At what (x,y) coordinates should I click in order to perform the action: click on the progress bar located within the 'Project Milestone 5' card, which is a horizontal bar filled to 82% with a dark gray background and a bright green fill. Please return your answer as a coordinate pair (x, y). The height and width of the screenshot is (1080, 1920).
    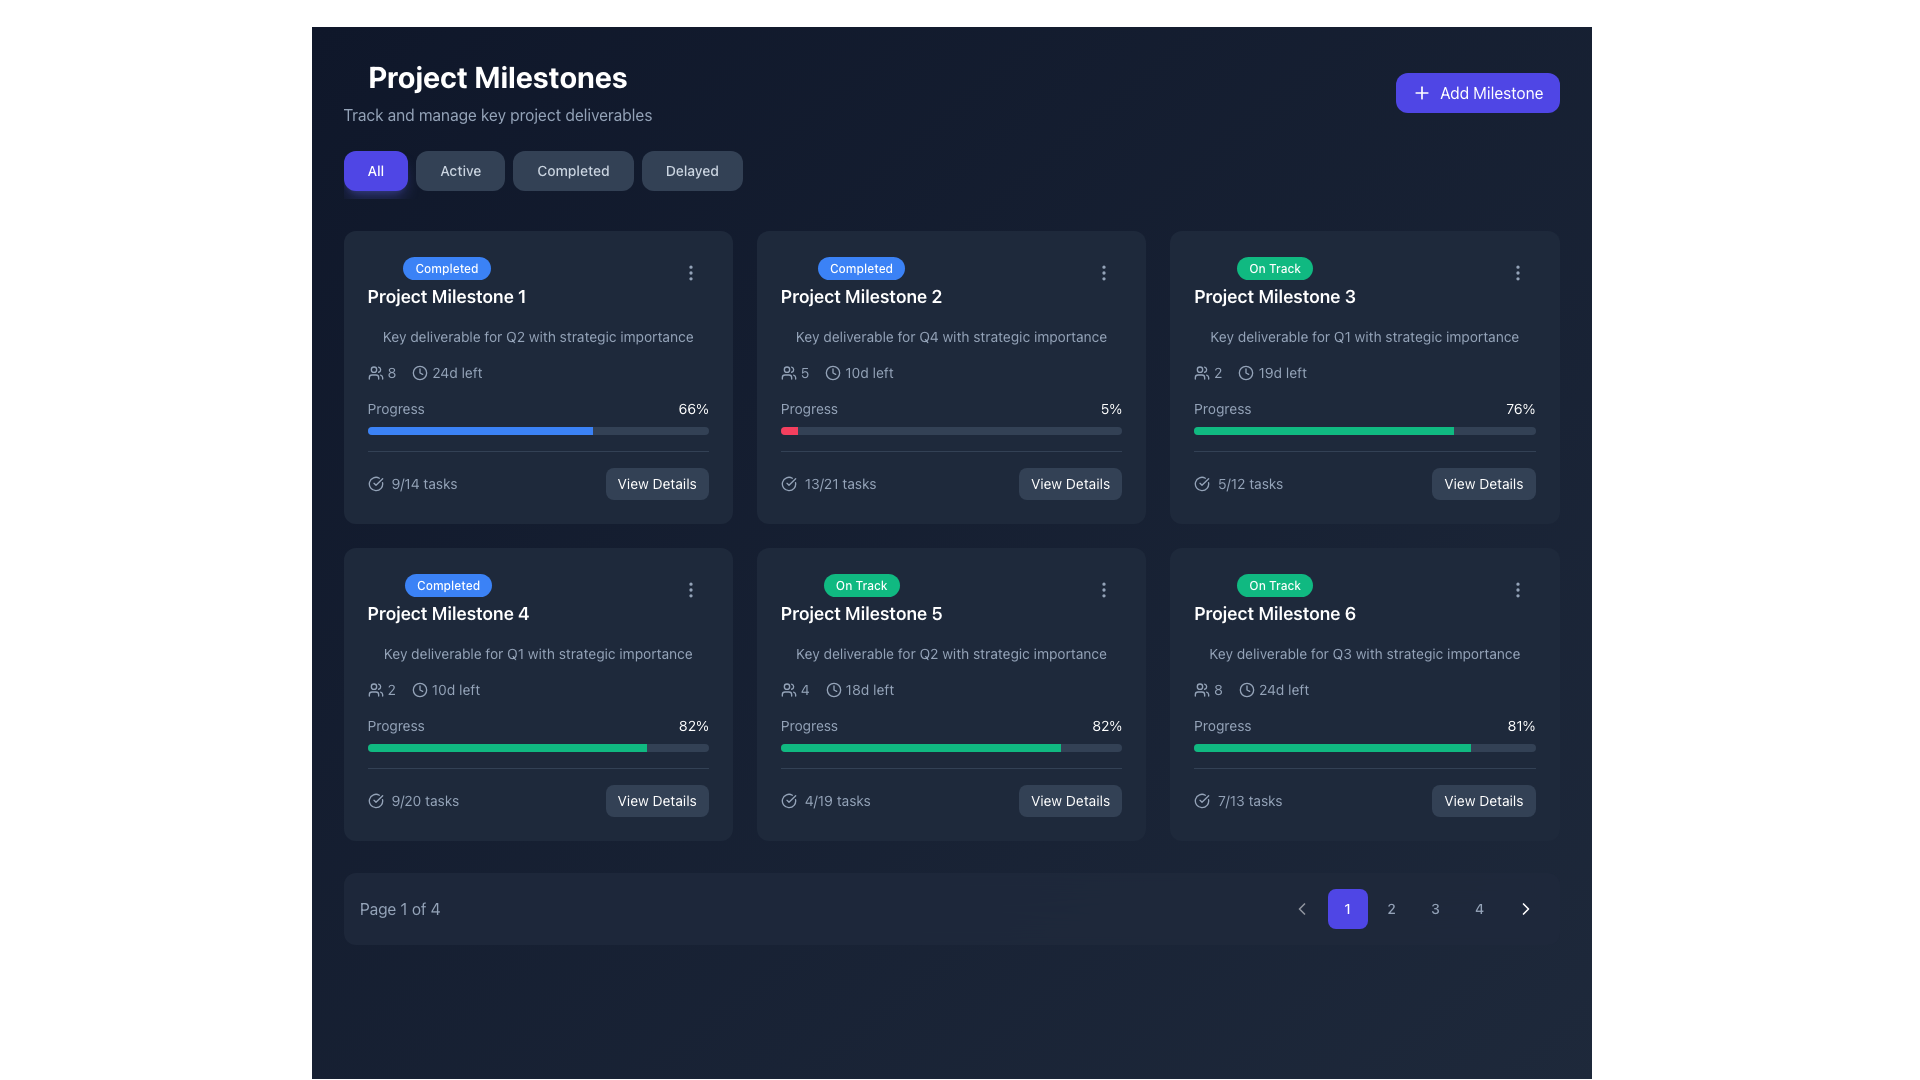
    Looking at the image, I should click on (950, 748).